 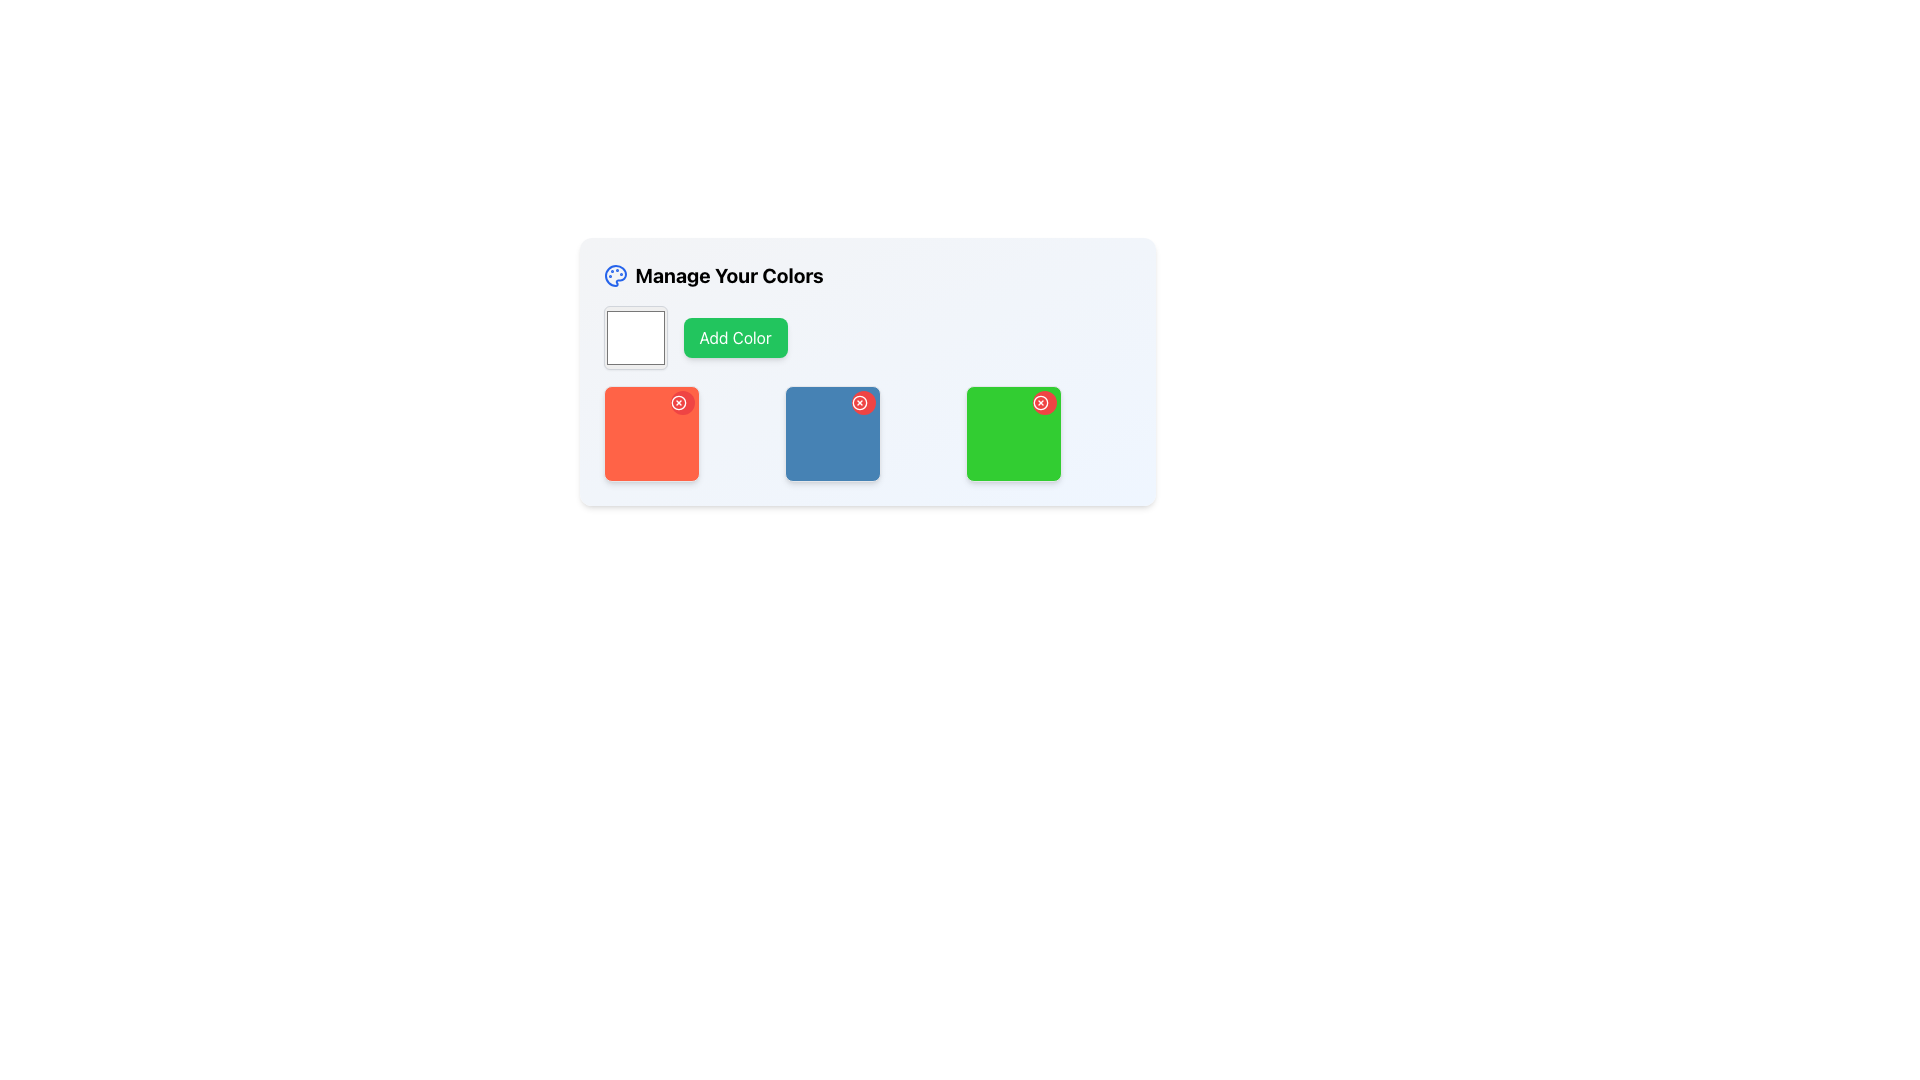 What do you see at coordinates (678, 402) in the screenshot?
I see `the close/delete icon located at the top-right corner of the red circular button, which is positioned in the upper-right corner of the red square under the 'Manage Your Colors' header` at bounding box center [678, 402].